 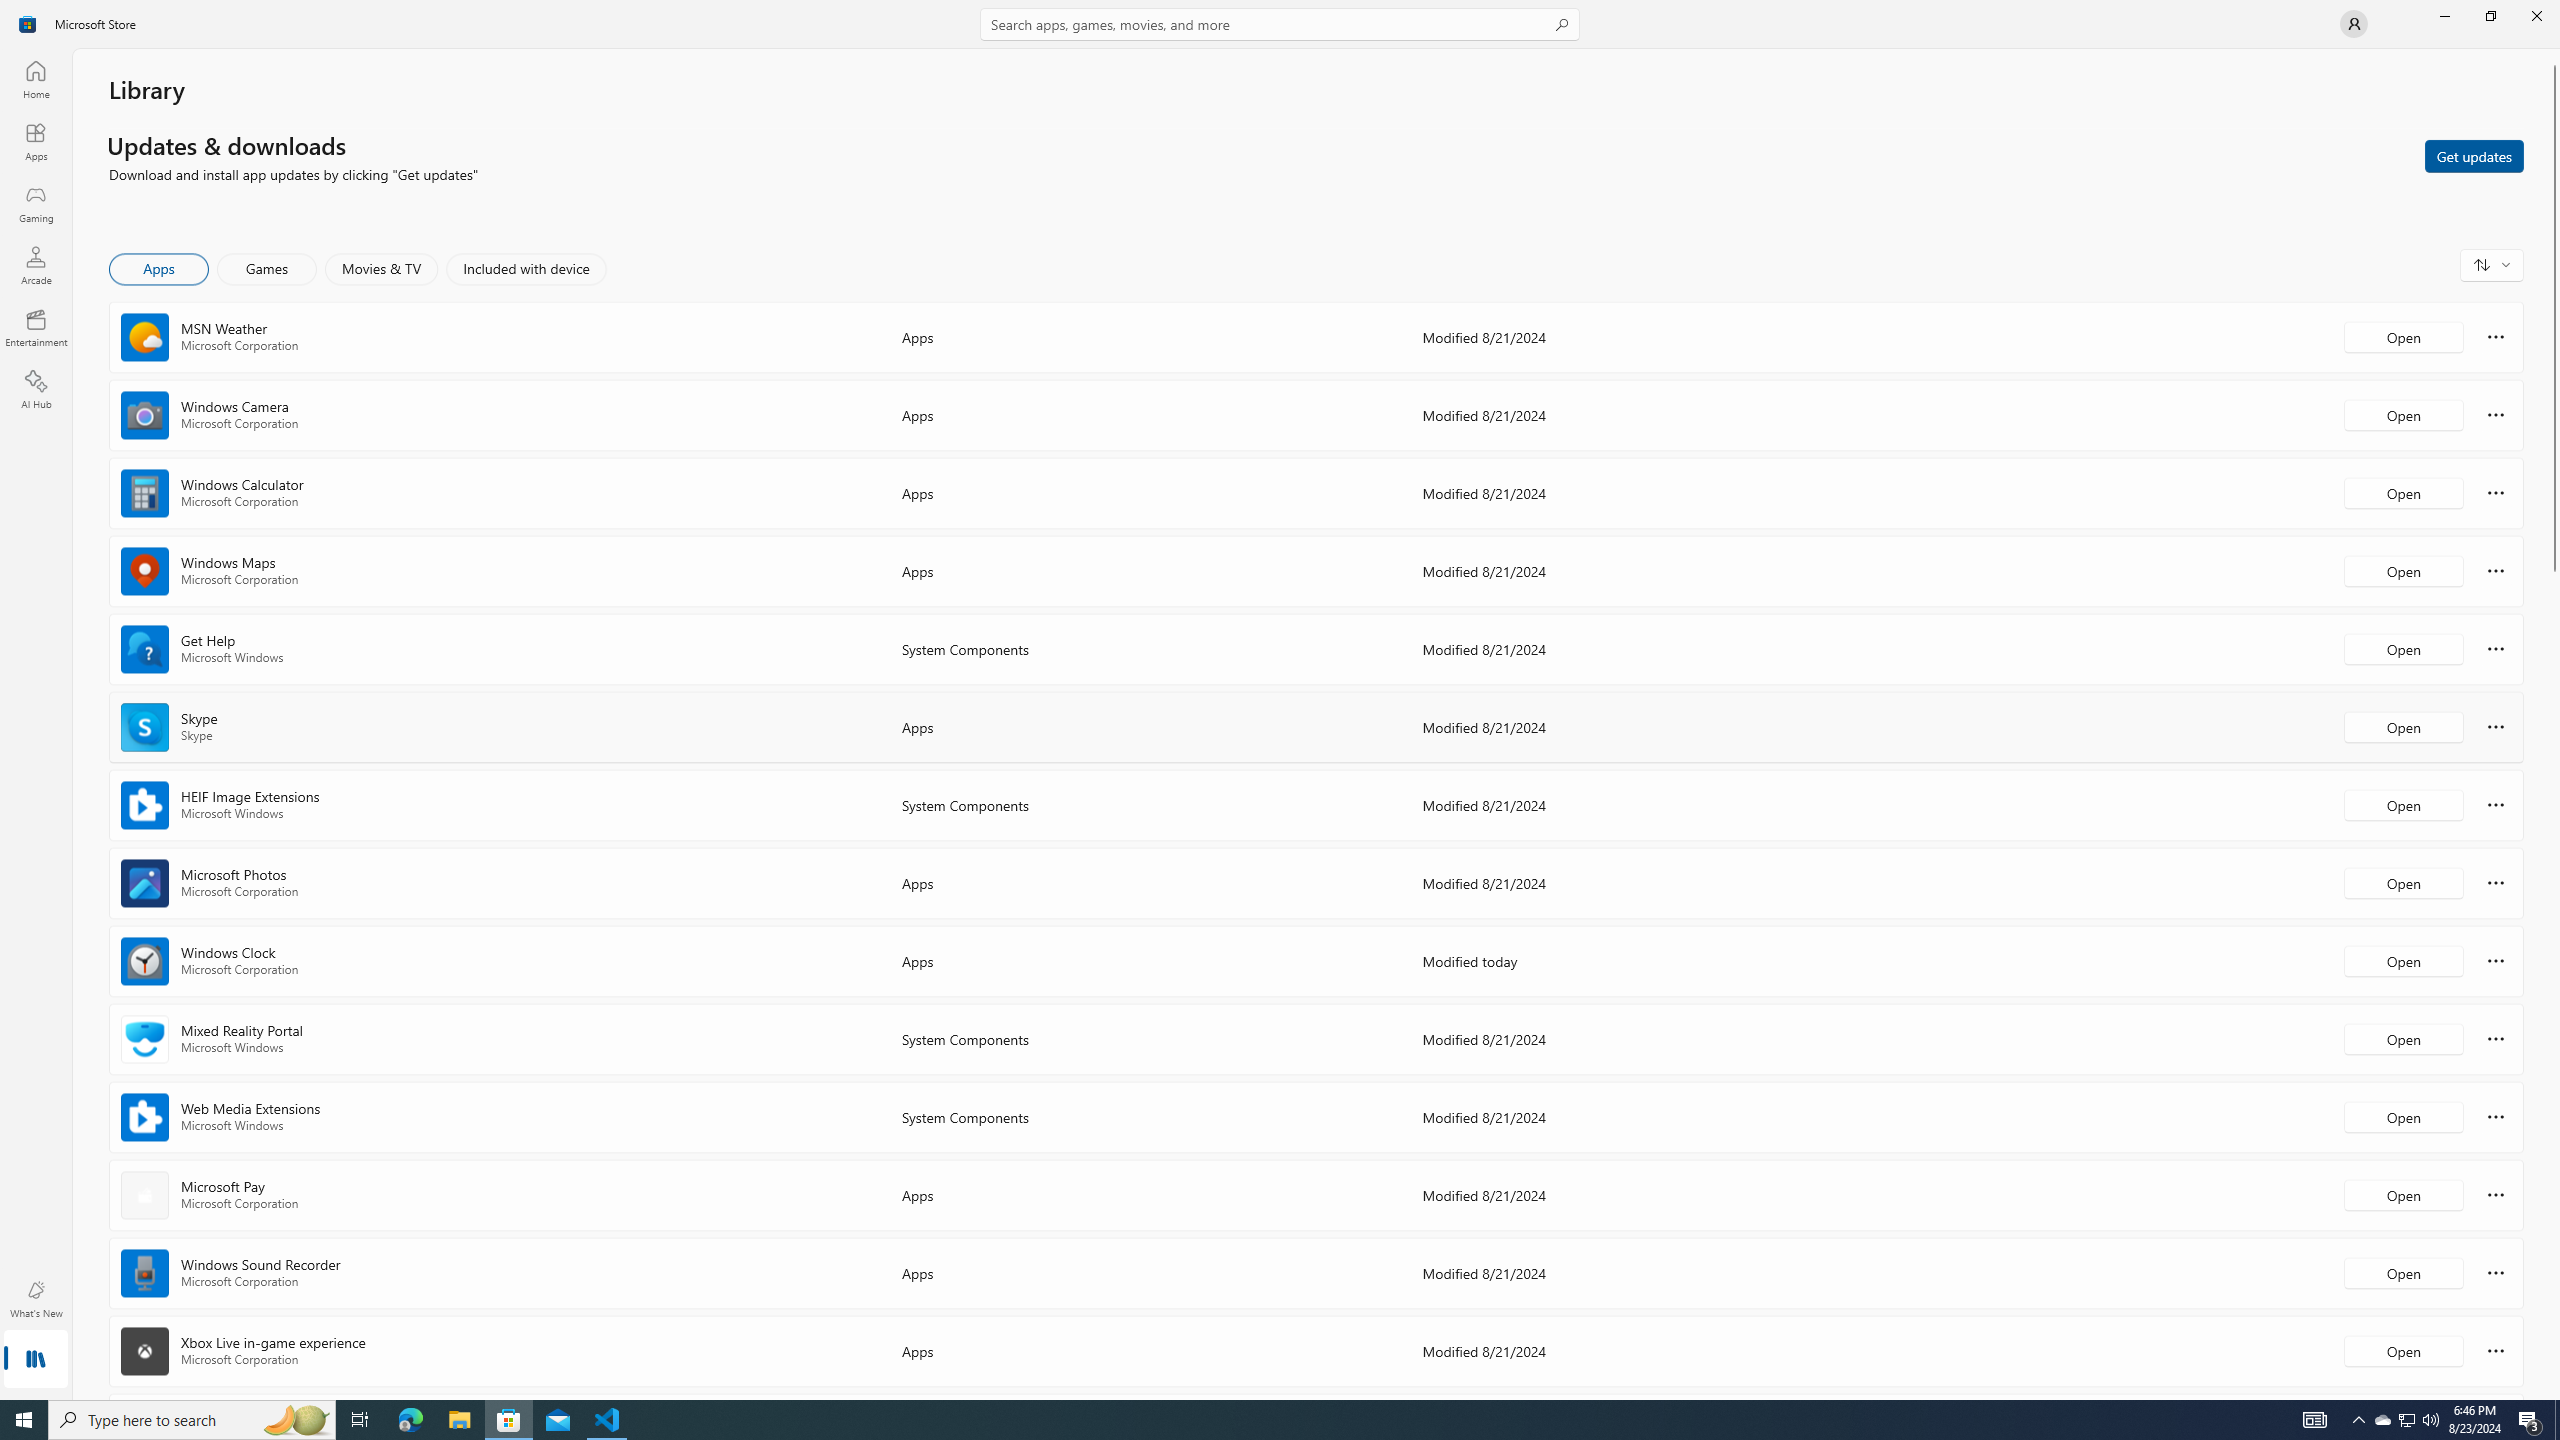 What do you see at coordinates (2552, 724) in the screenshot?
I see `'Vertical'` at bounding box center [2552, 724].